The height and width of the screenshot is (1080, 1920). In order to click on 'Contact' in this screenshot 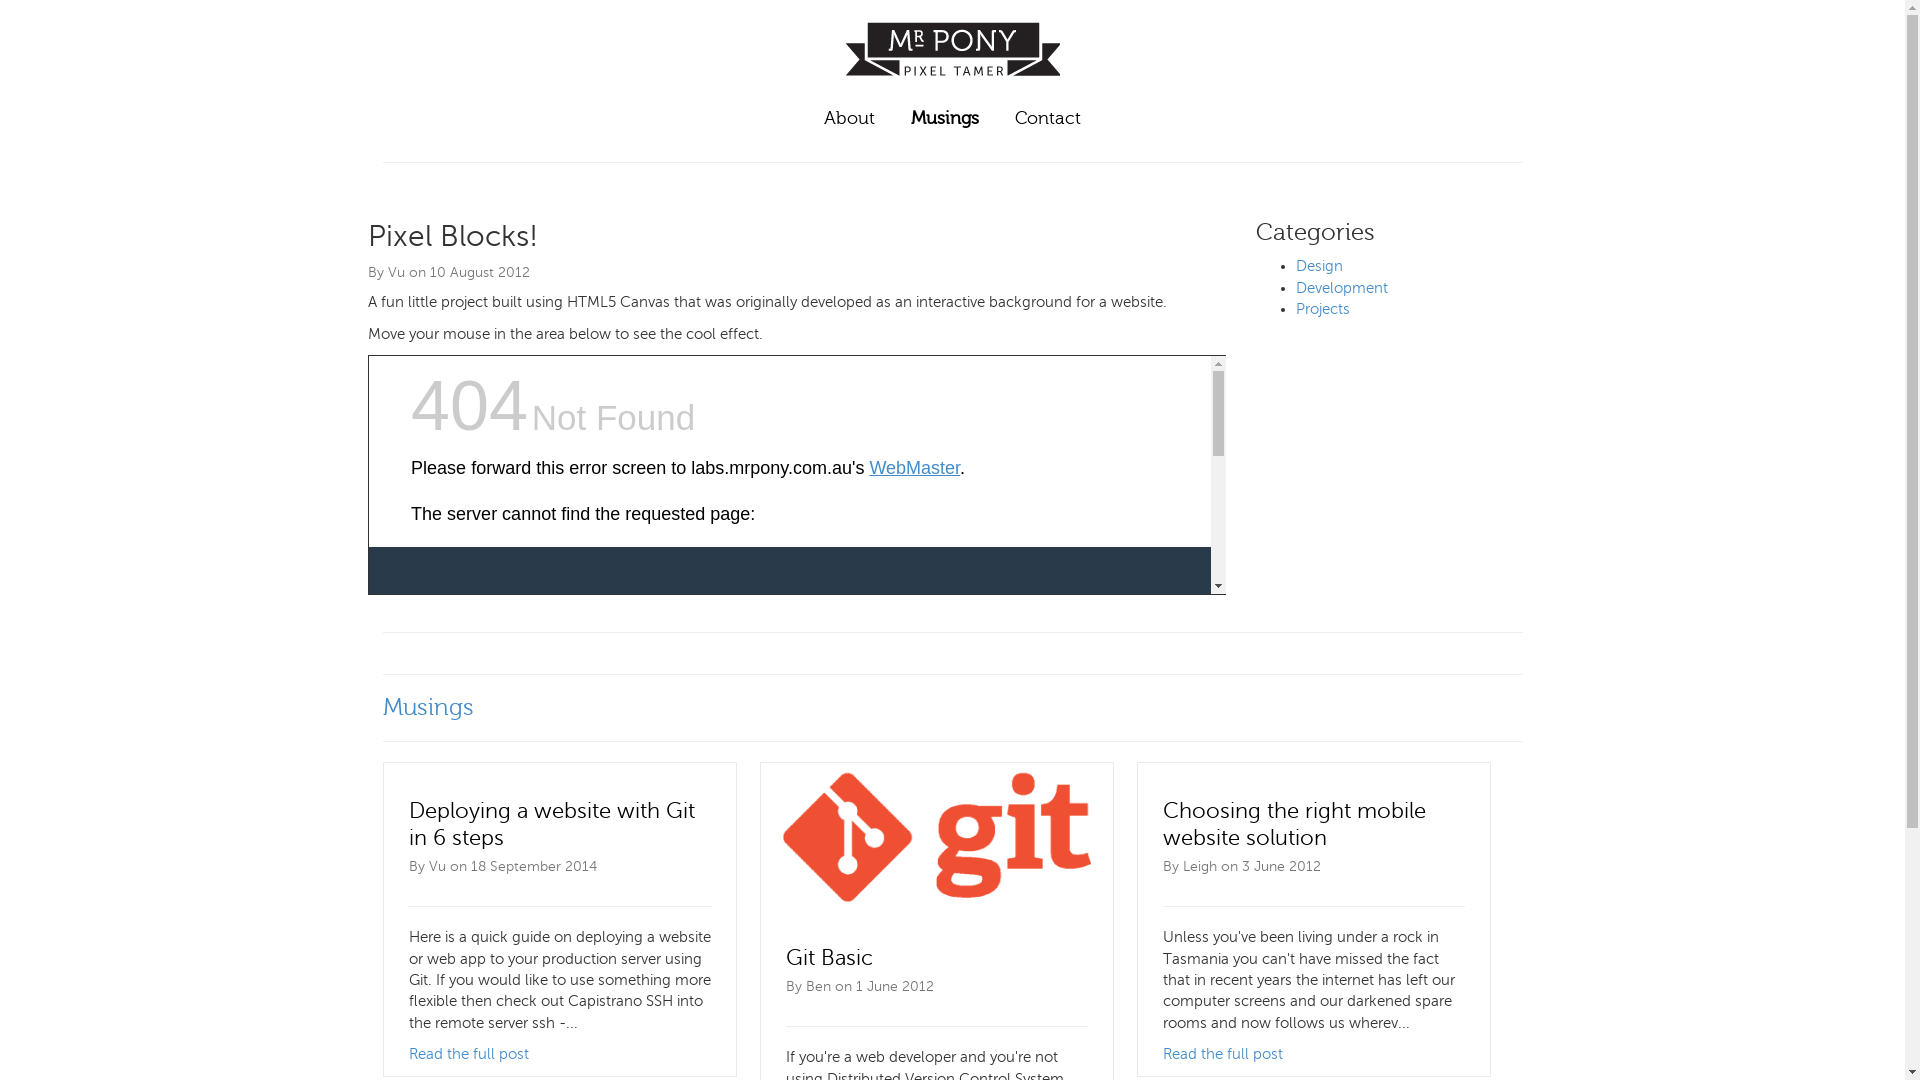, I will do `click(1046, 119)`.